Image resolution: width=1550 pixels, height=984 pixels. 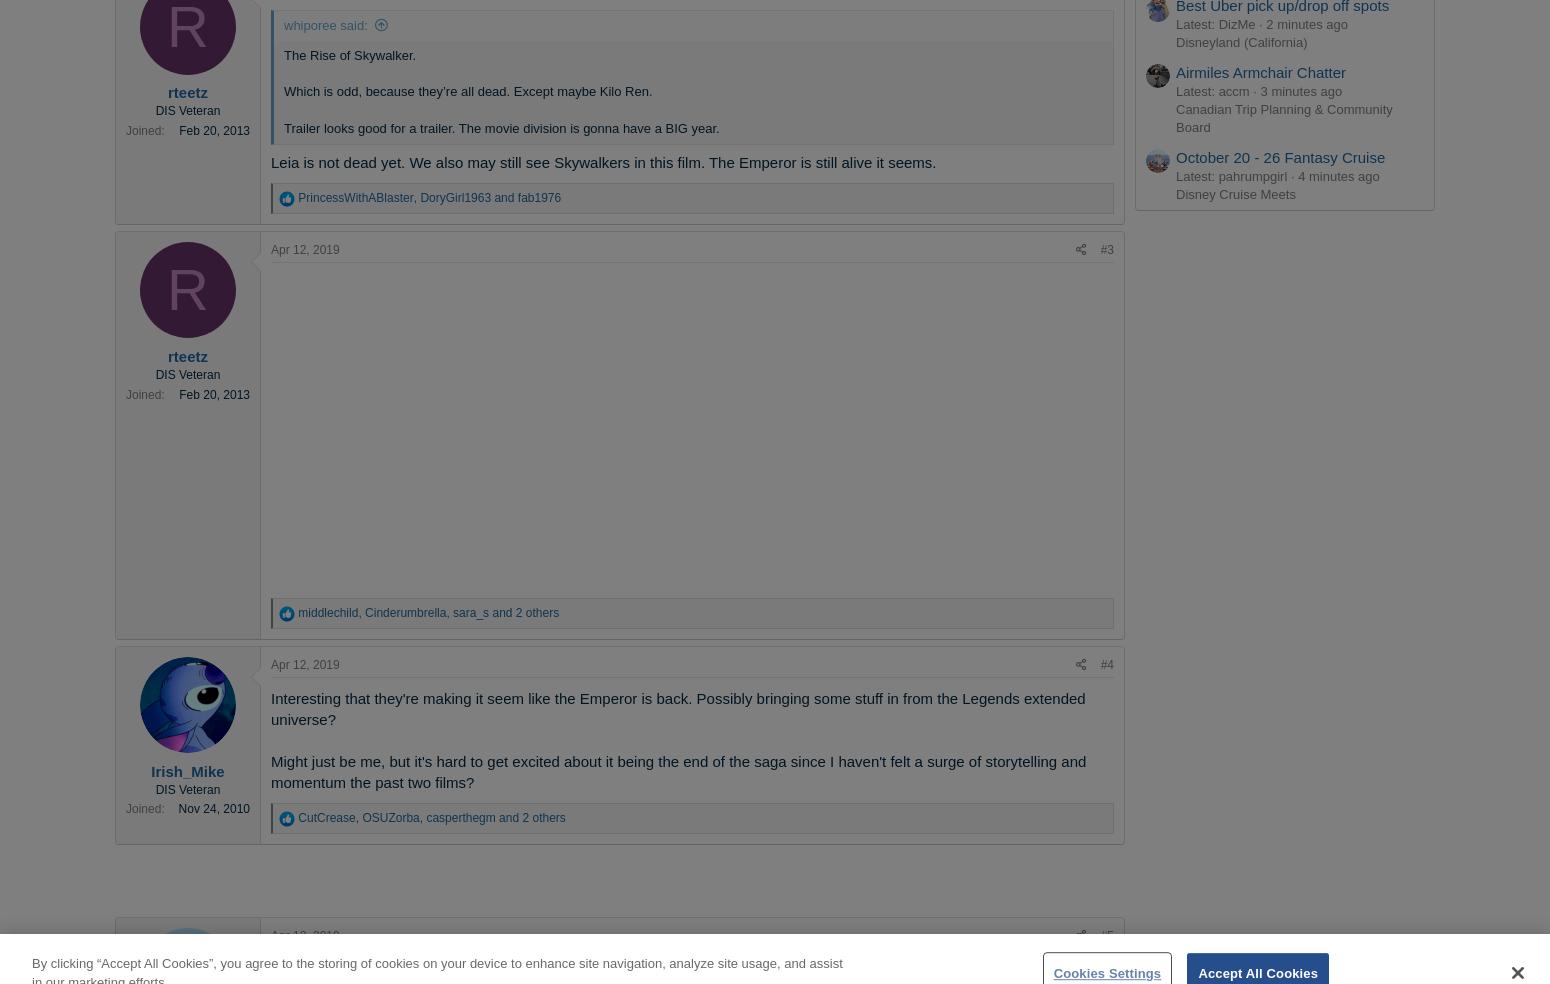 I want to click on 'whiporee said:', so click(x=324, y=23).